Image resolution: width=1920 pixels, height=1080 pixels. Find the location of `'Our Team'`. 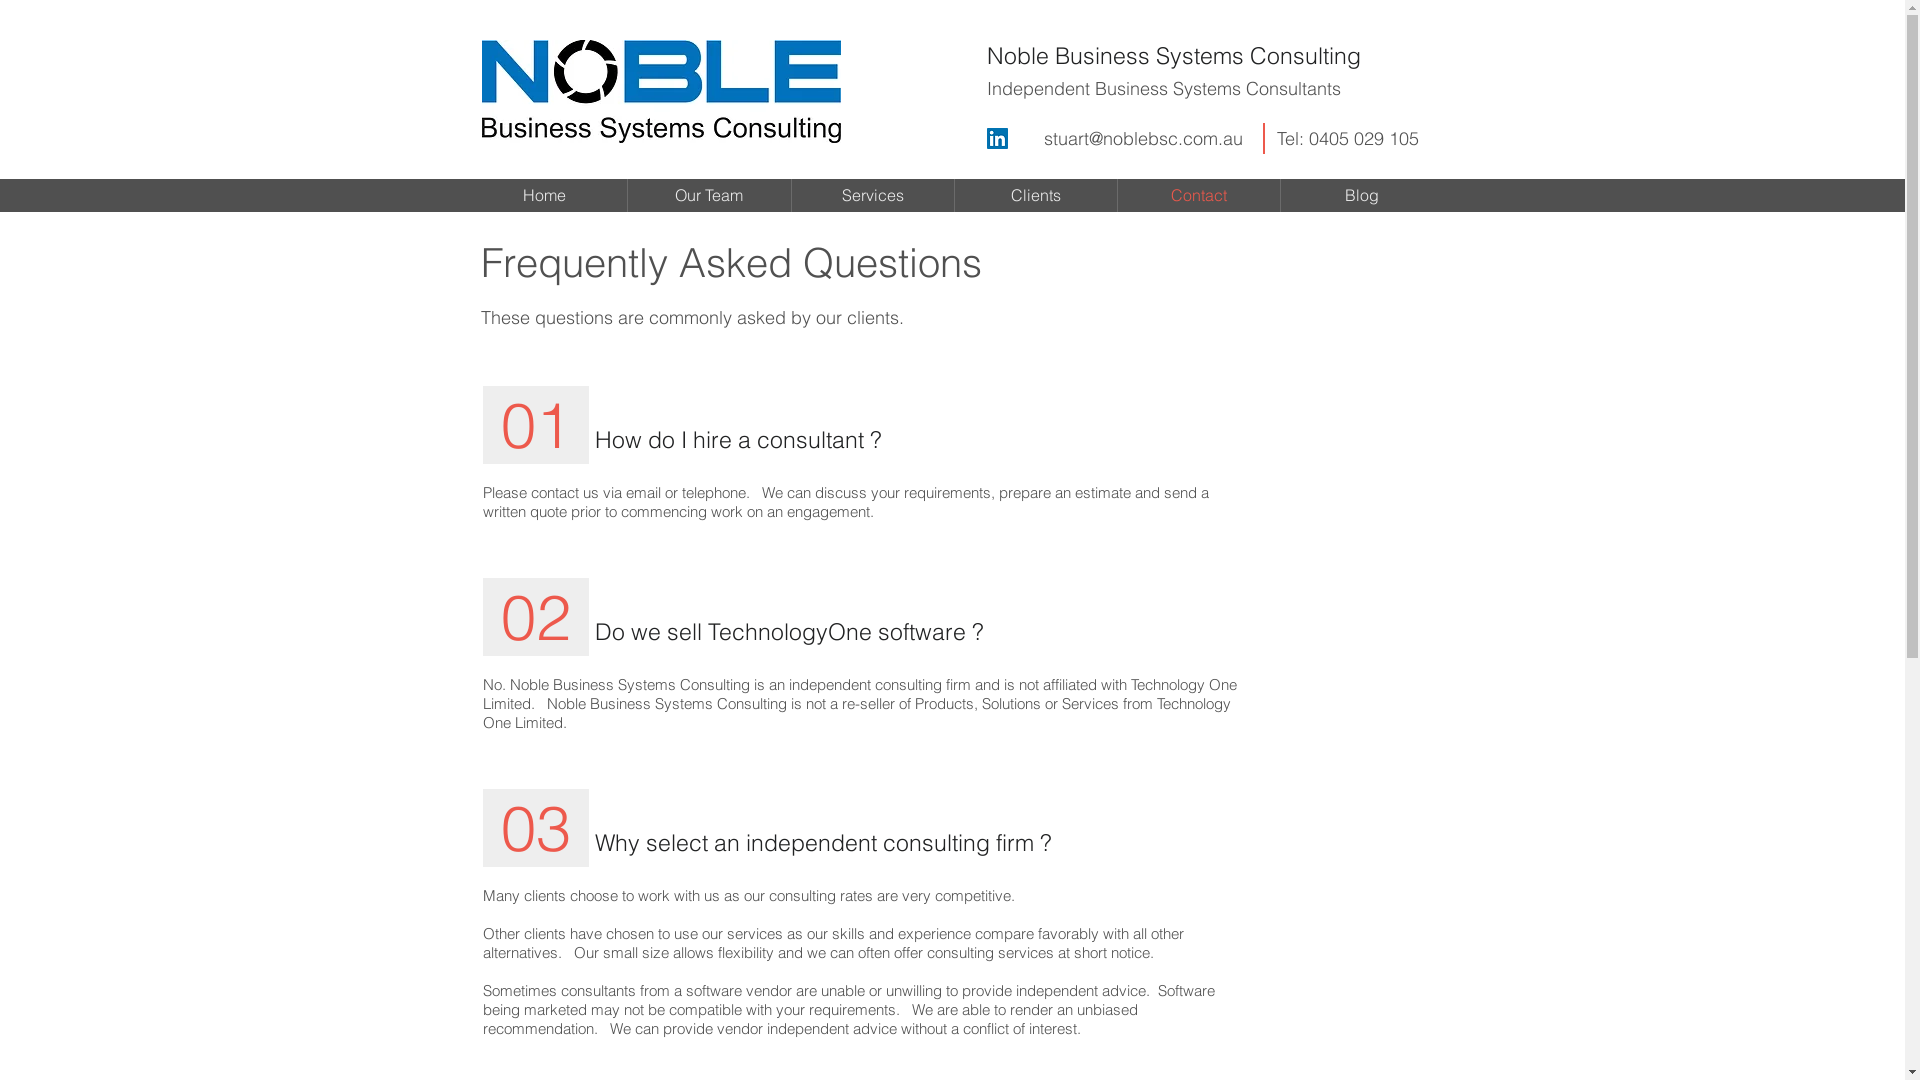

'Our Team' is located at coordinates (627, 195).